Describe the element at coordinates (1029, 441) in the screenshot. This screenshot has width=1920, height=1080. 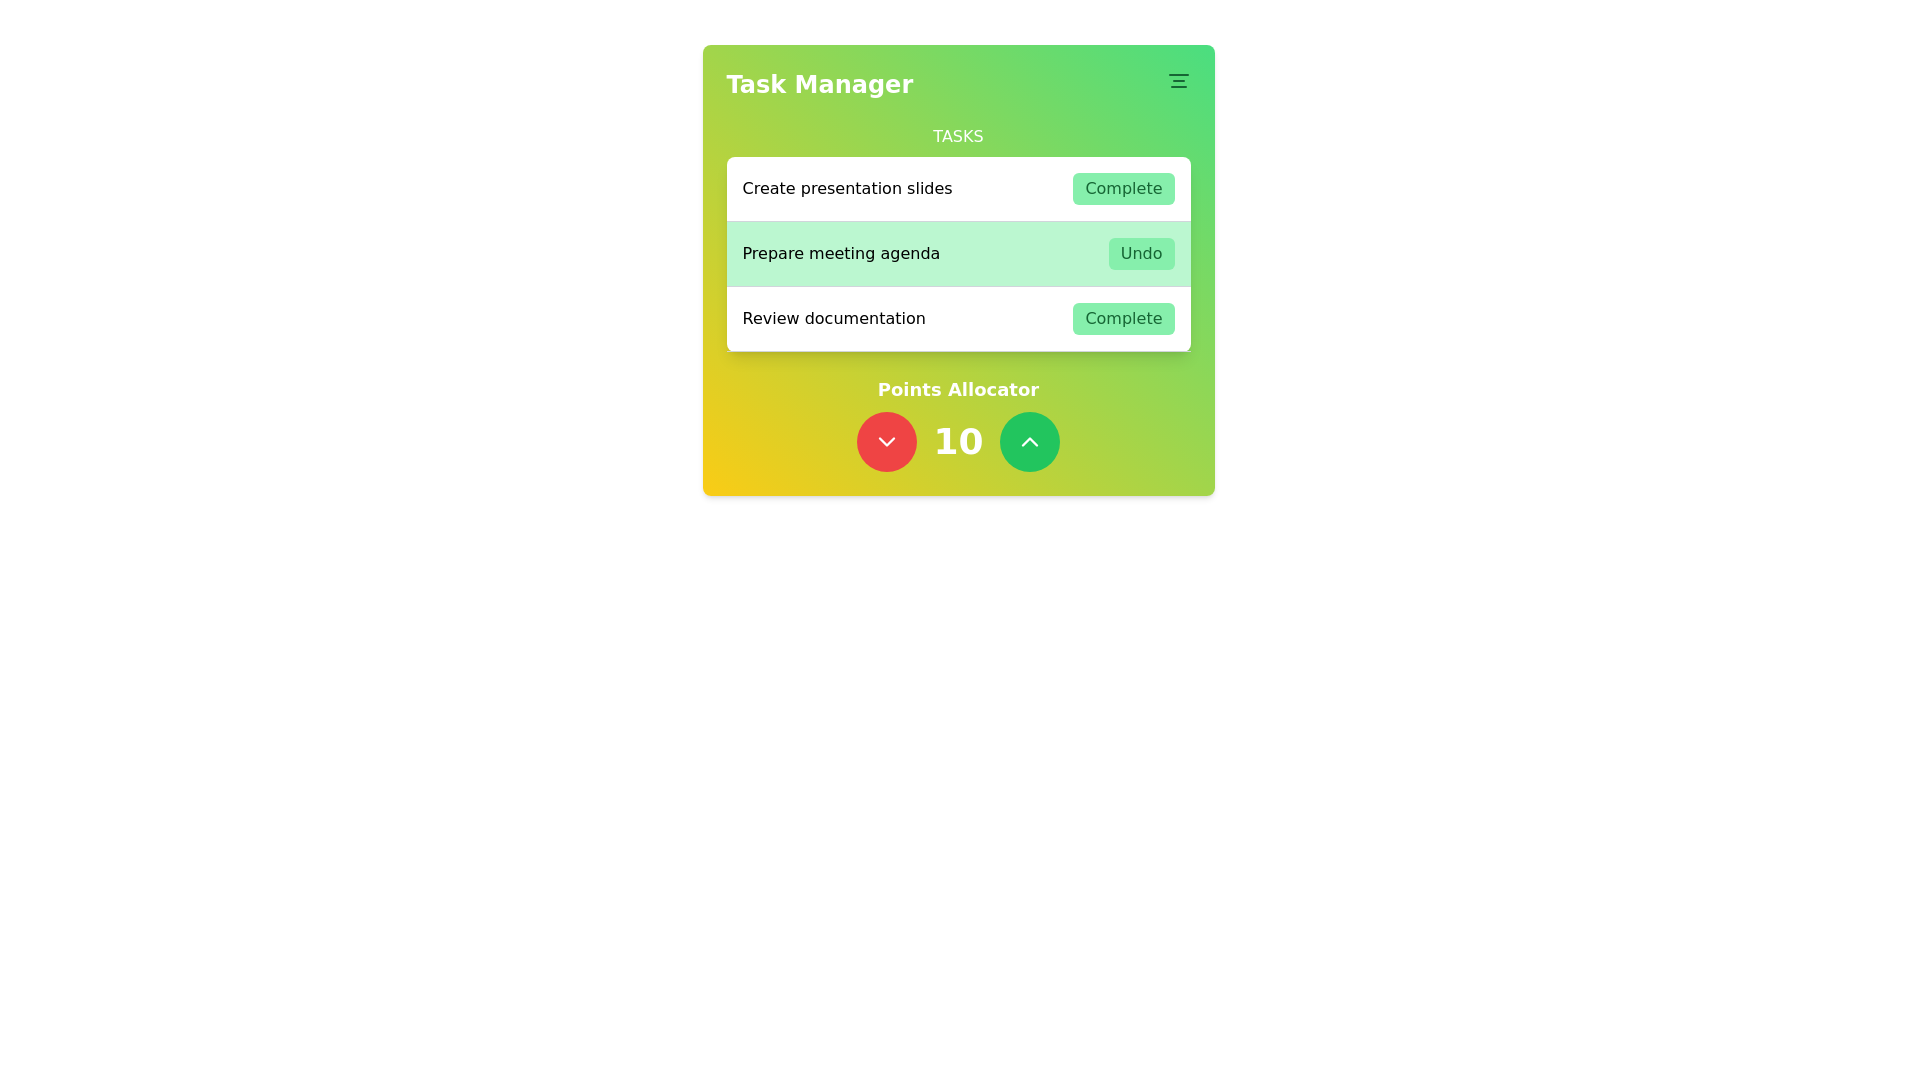
I see `the interactive button to increase the numerical value in the 'Points Allocator' section` at that location.